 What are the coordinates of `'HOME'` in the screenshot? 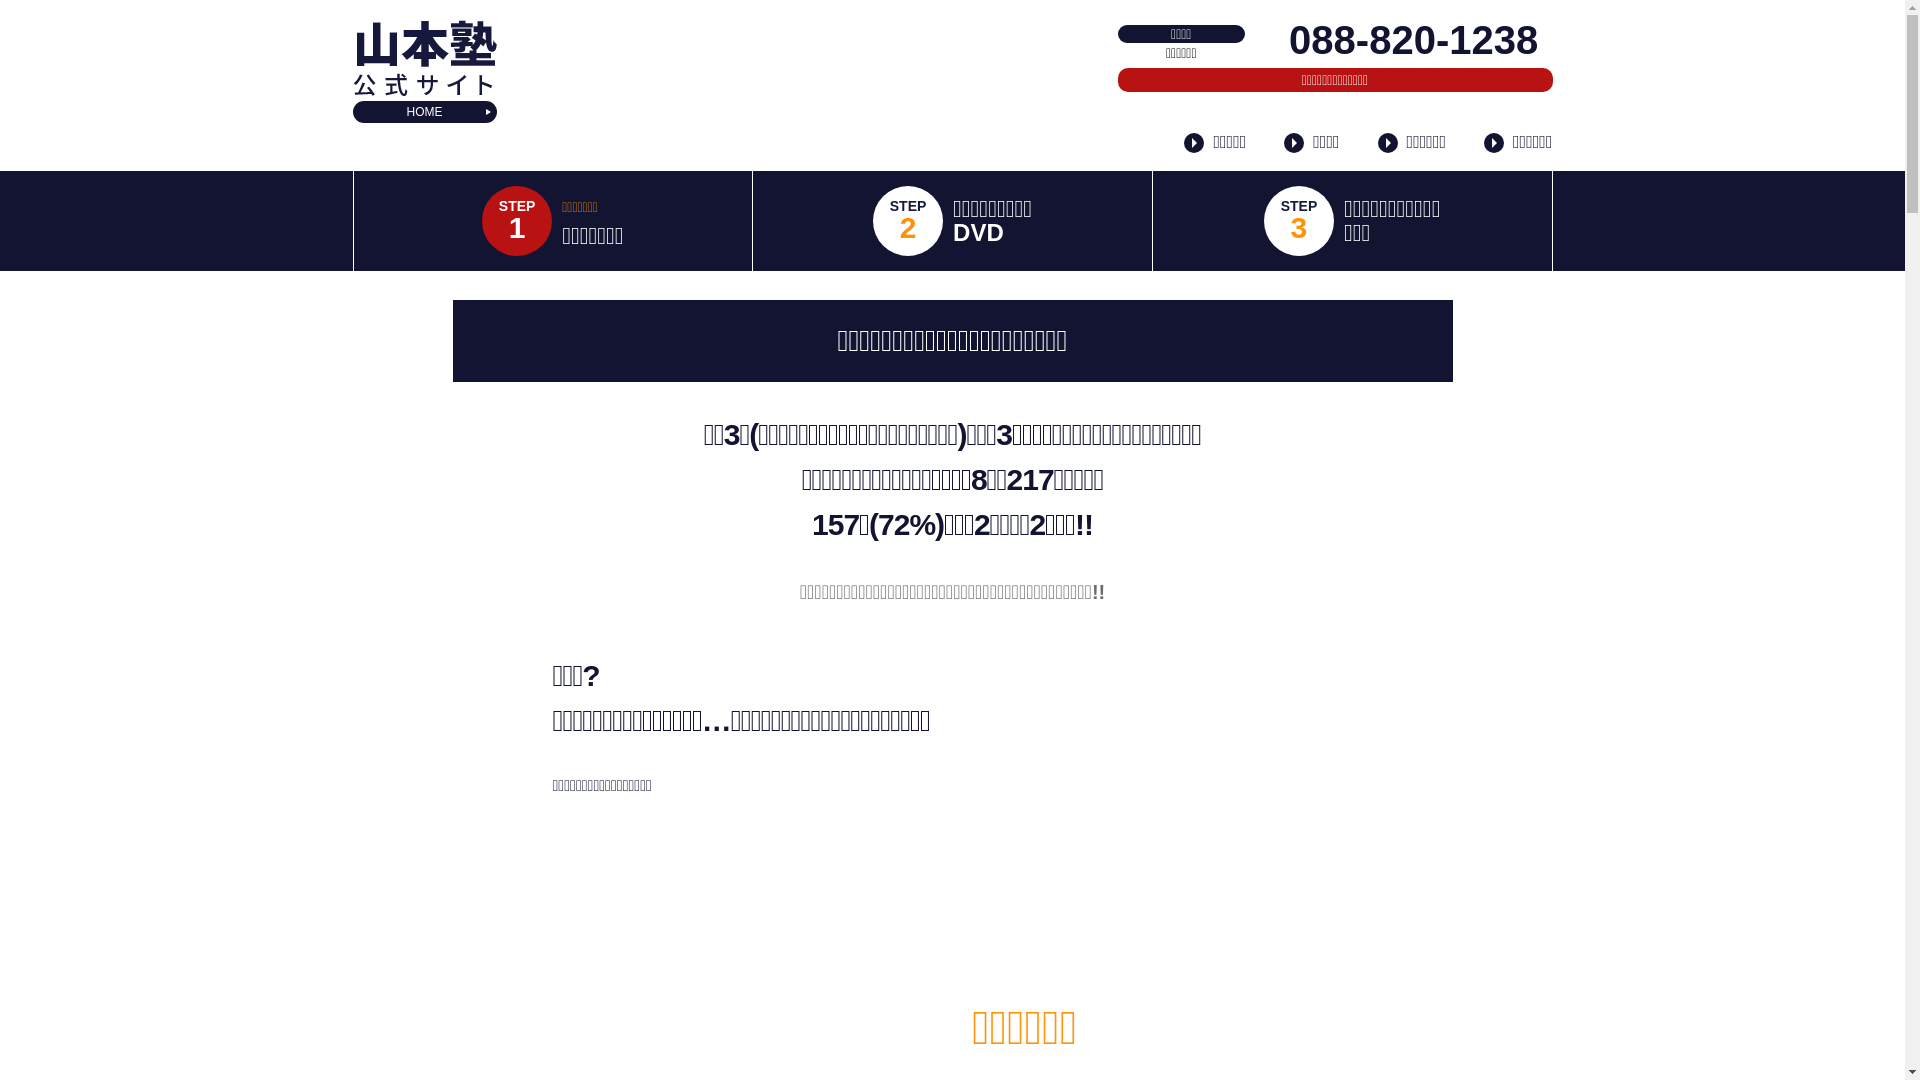 It's located at (422, 111).